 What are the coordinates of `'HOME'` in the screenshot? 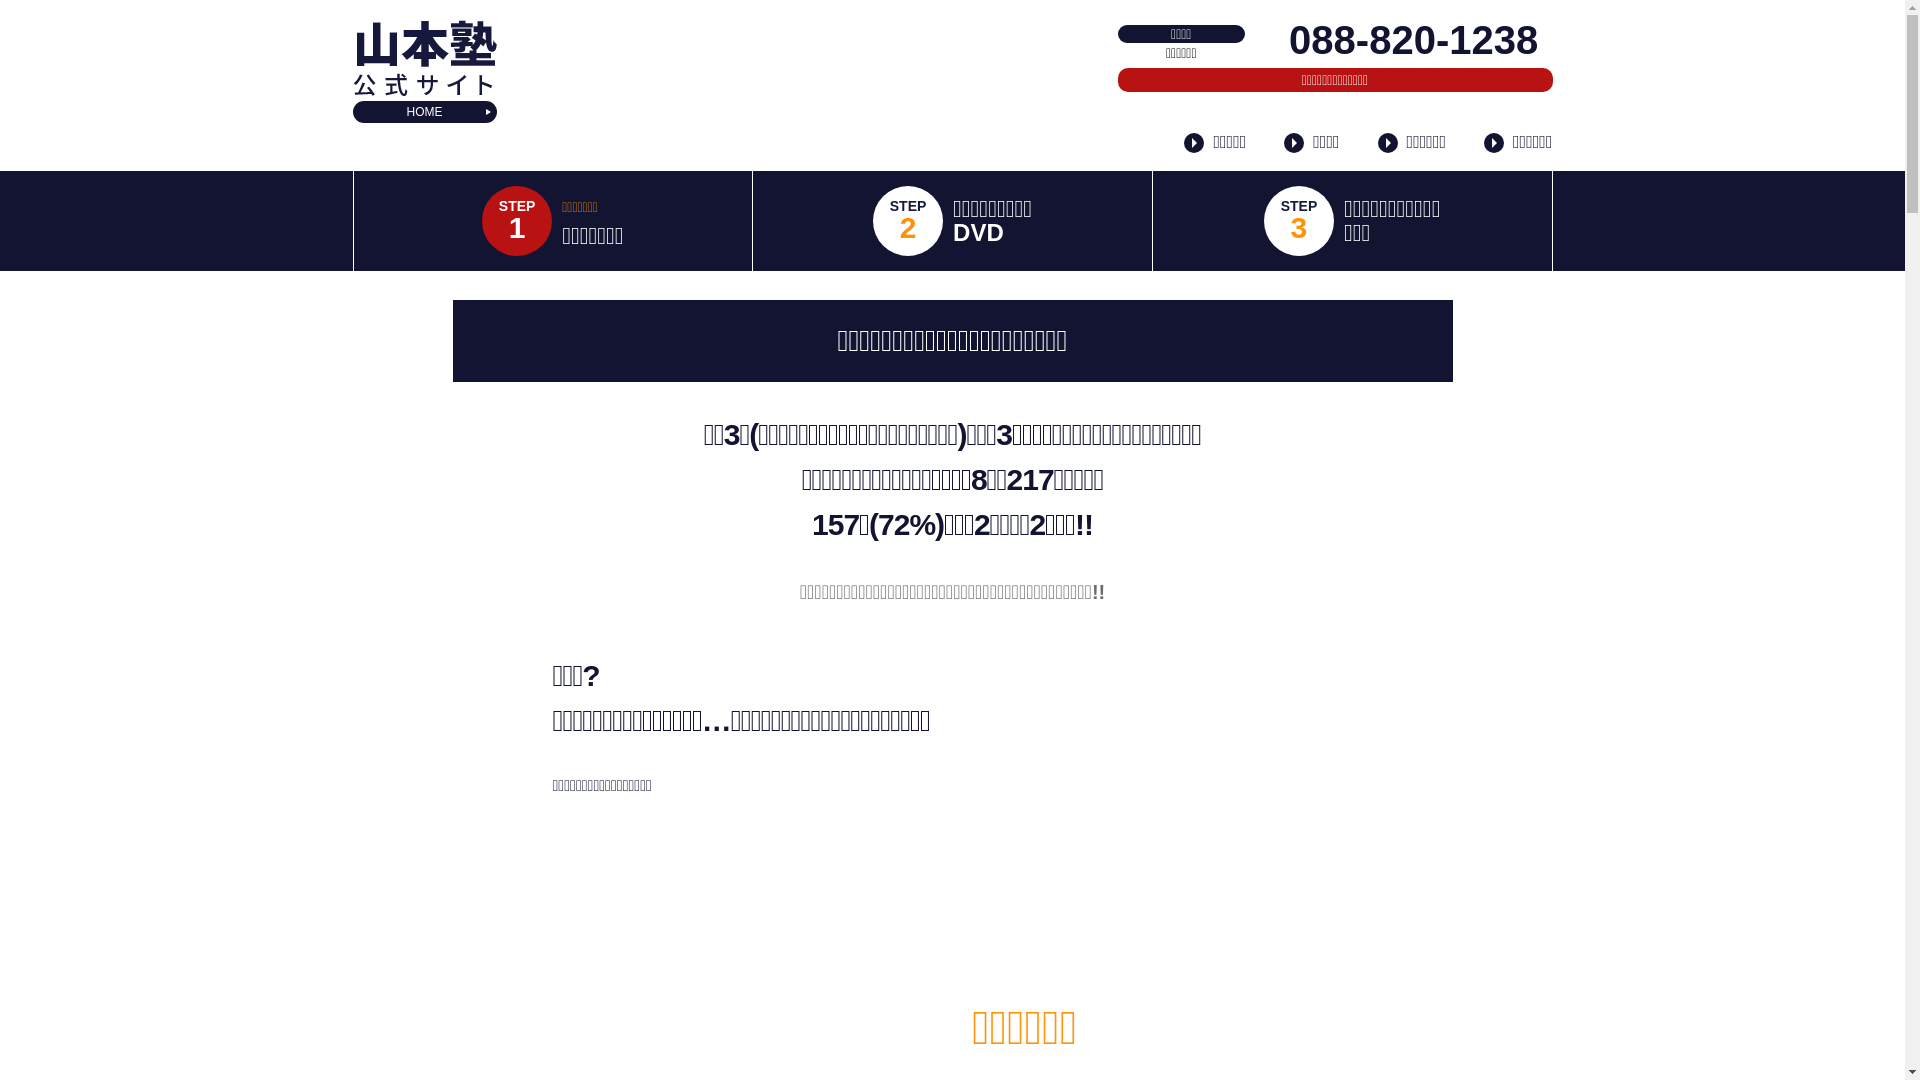 It's located at (422, 111).